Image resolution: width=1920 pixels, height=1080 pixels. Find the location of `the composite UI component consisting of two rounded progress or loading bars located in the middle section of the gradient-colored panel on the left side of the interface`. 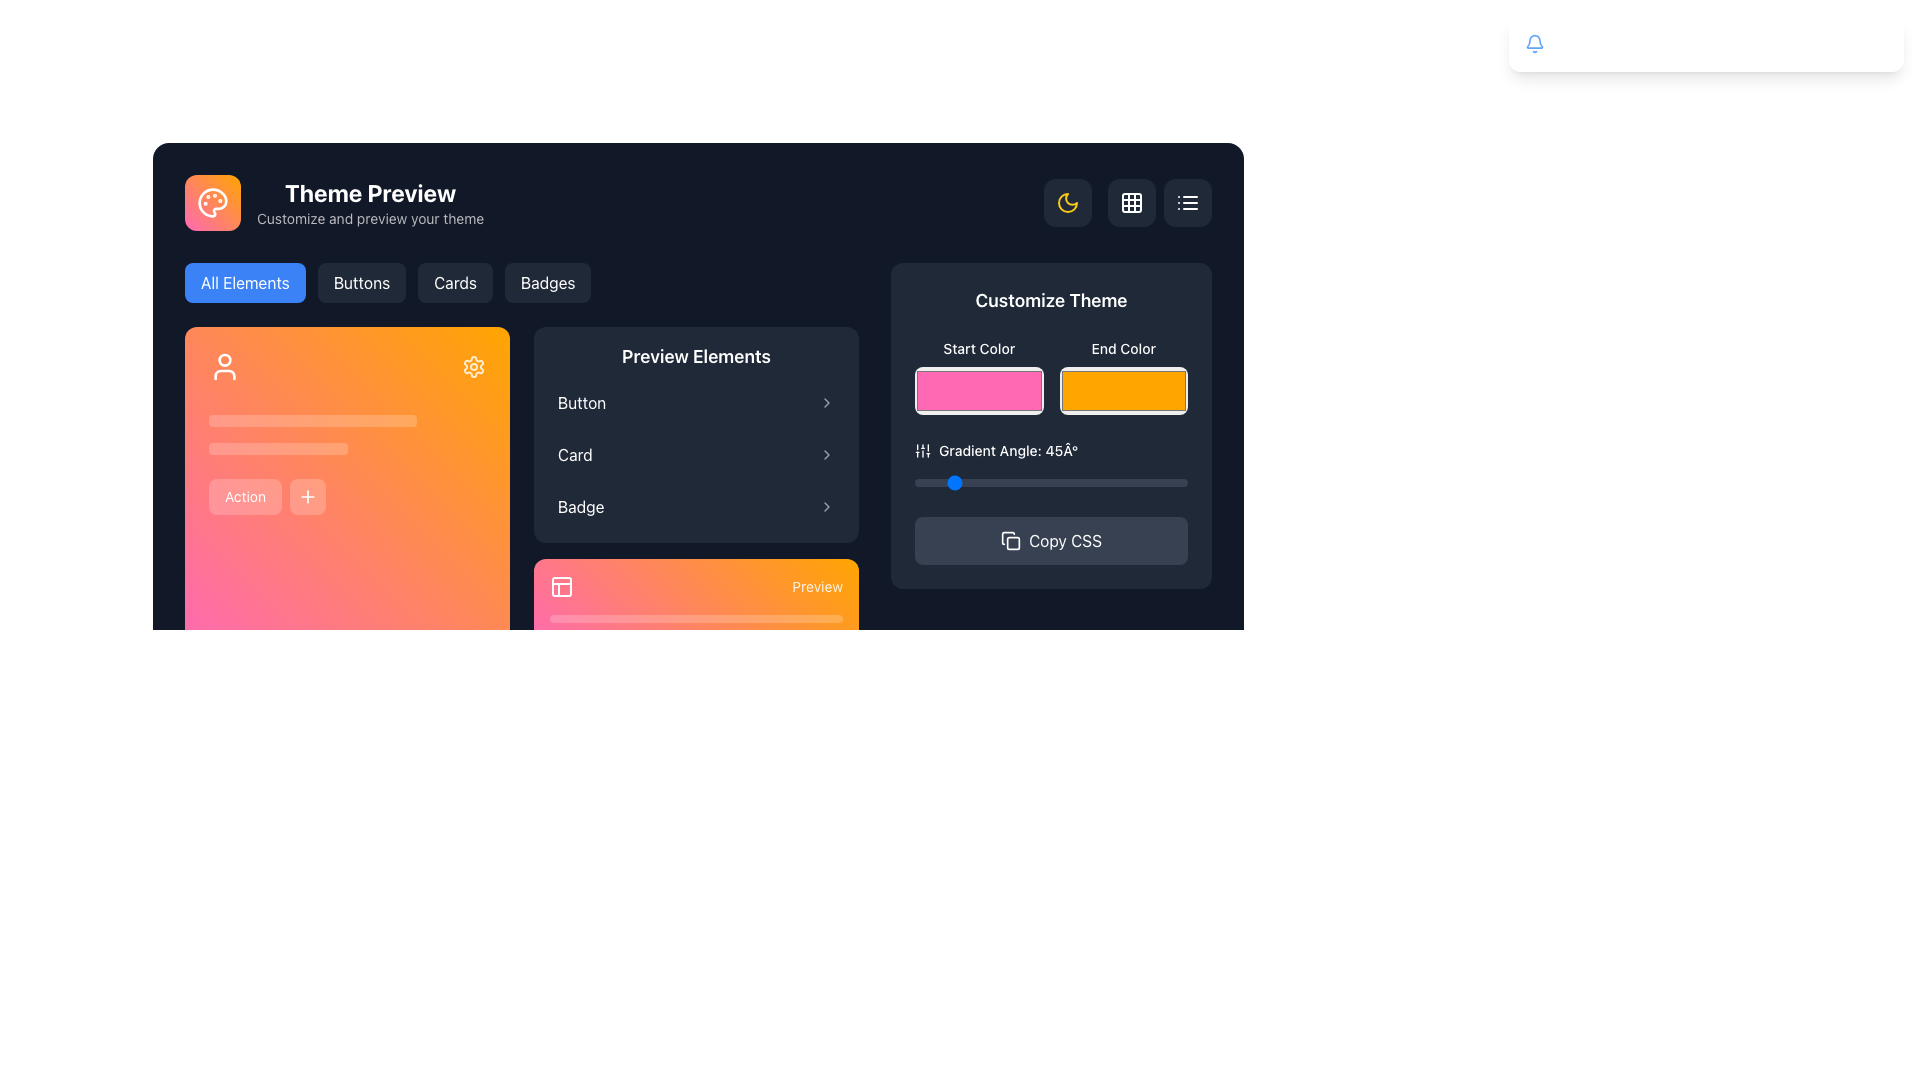

the composite UI component consisting of two rounded progress or loading bars located in the middle section of the gradient-colored panel on the left side of the interface is located at coordinates (347, 434).